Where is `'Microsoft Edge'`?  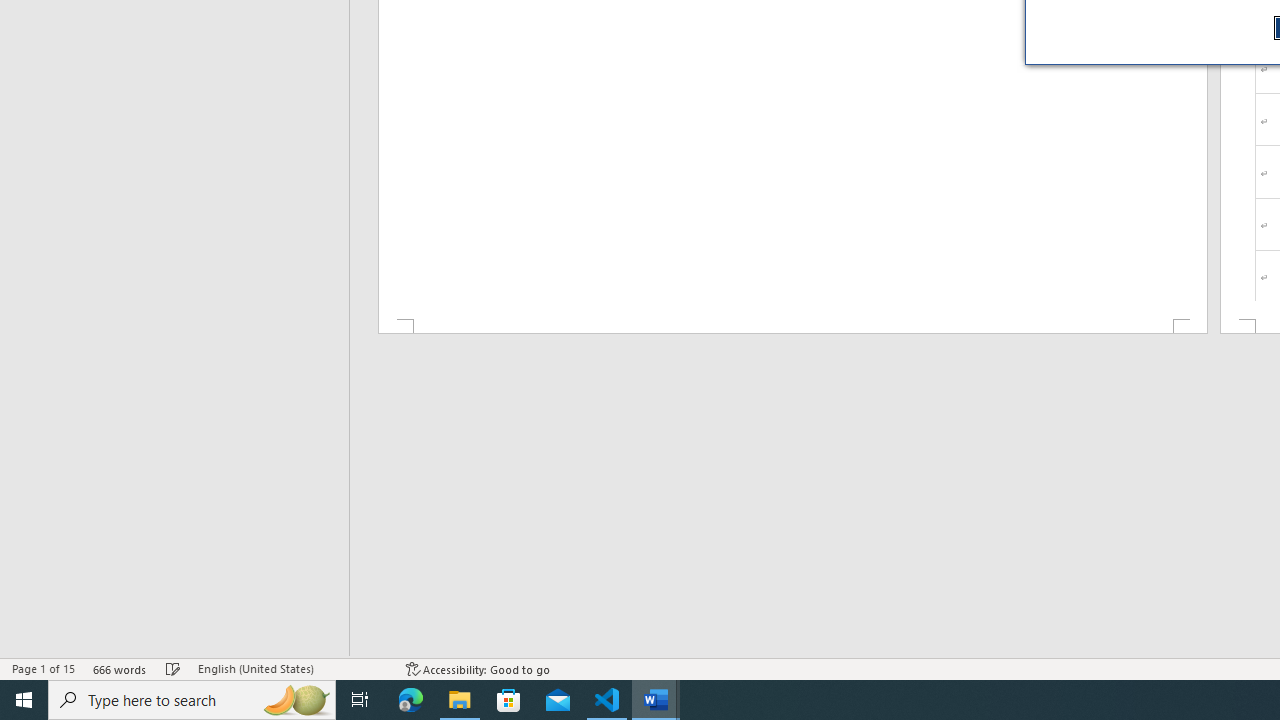 'Microsoft Edge' is located at coordinates (410, 698).